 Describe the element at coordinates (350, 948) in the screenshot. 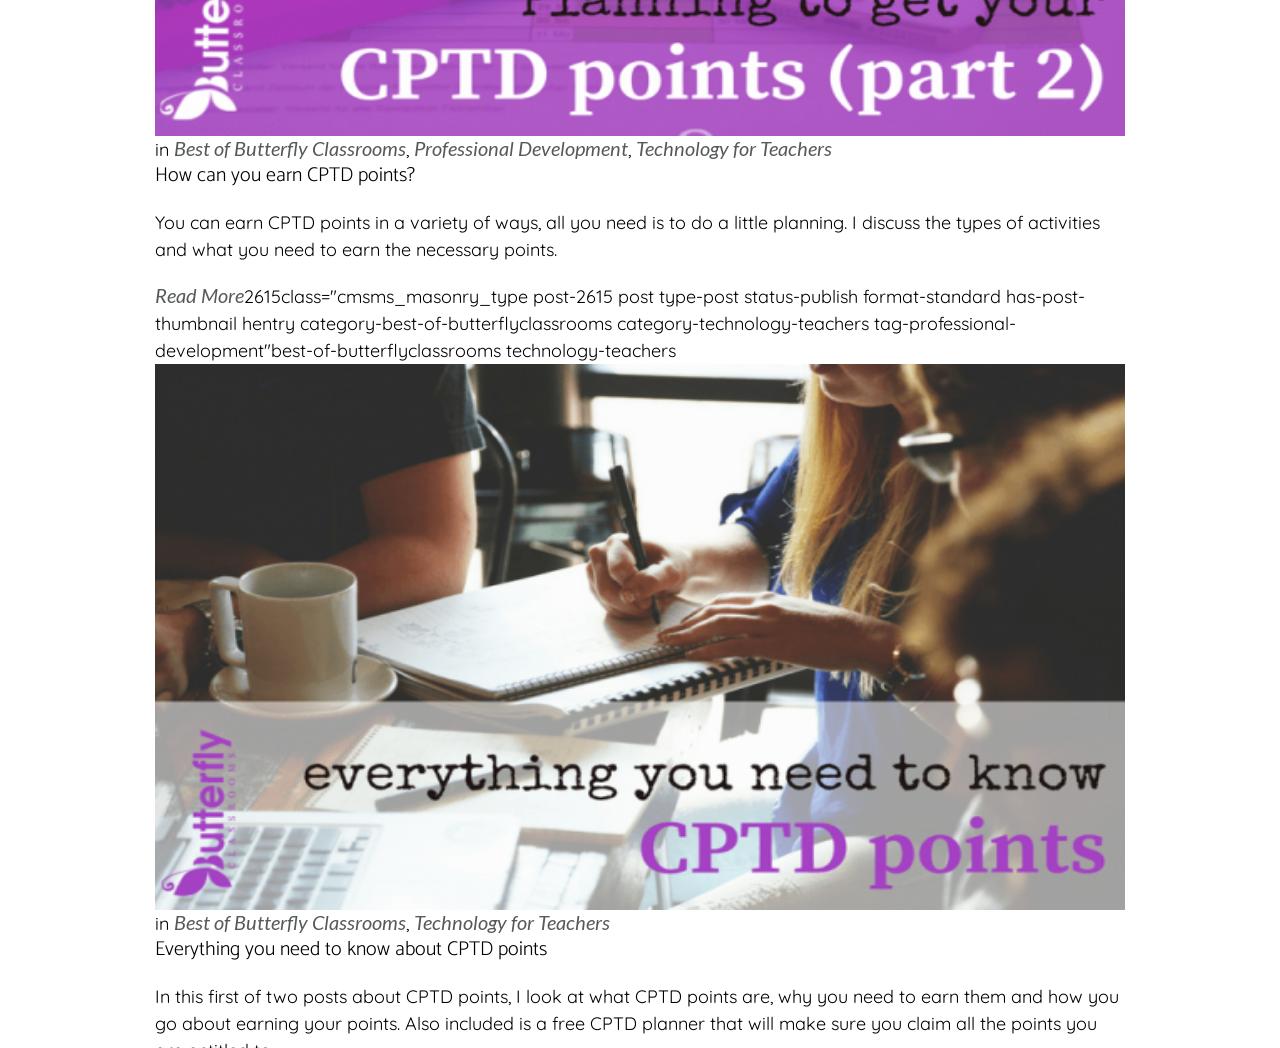

I see `'Everything you need to know about CPTD points'` at that location.